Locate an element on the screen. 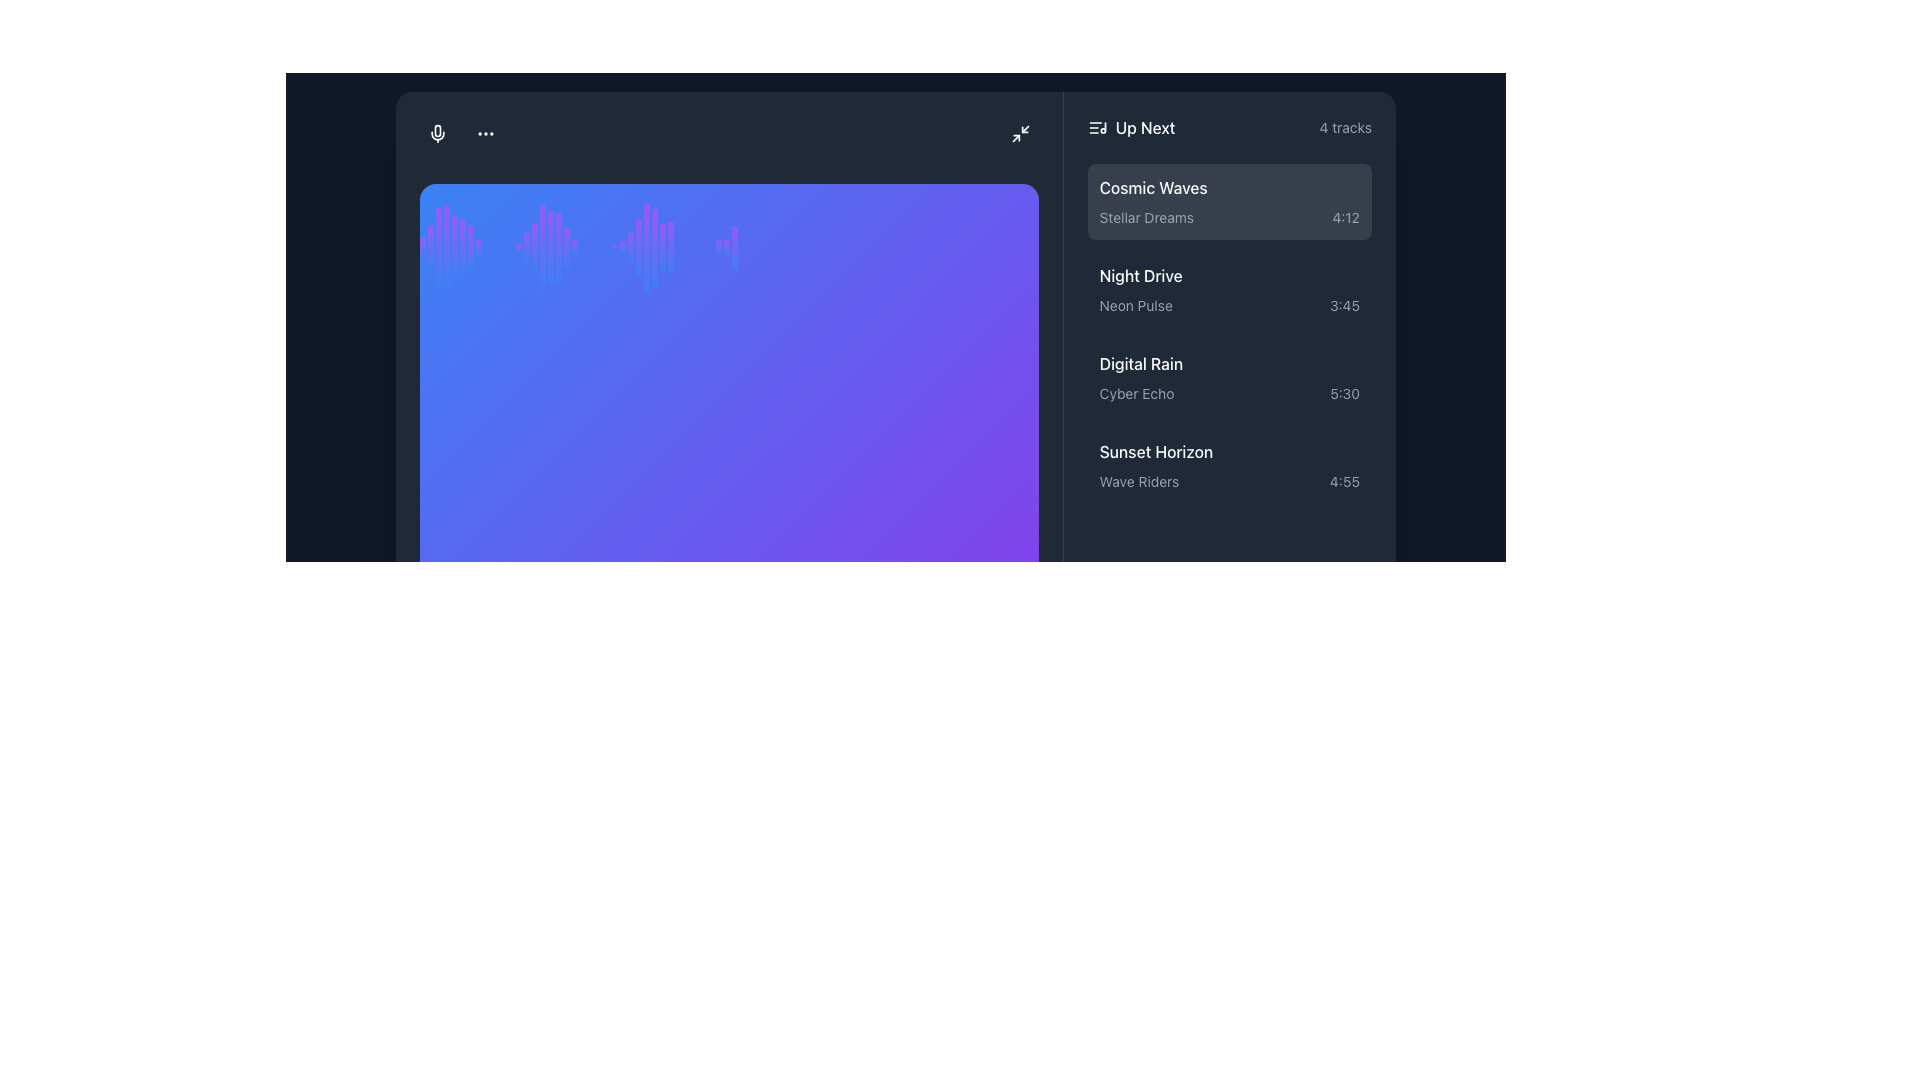  the circular button with an arrow icon located at the top right corner of the interface is located at coordinates (1020, 133).